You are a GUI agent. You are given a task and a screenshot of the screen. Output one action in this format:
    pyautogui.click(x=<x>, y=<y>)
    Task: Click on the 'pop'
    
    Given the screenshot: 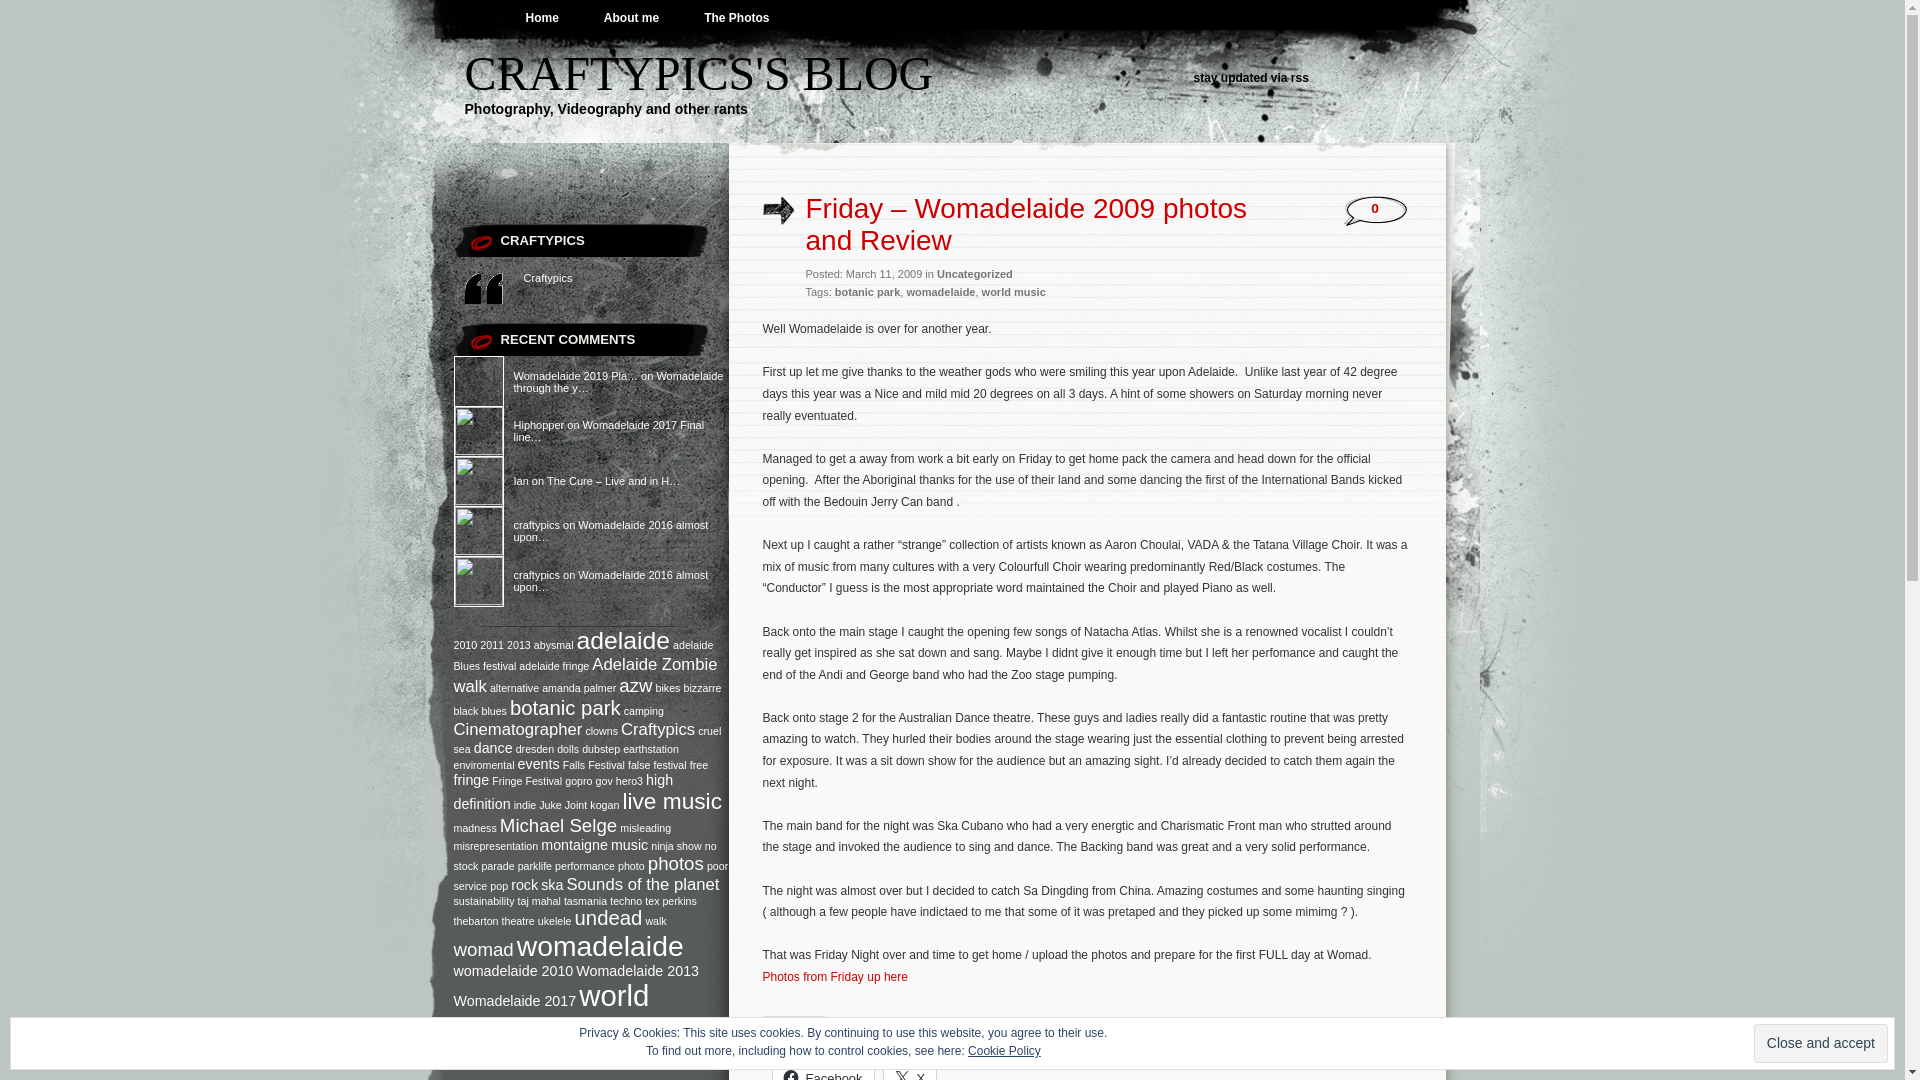 What is the action you would take?
    pyautogui.click(x=489, y=885)
    